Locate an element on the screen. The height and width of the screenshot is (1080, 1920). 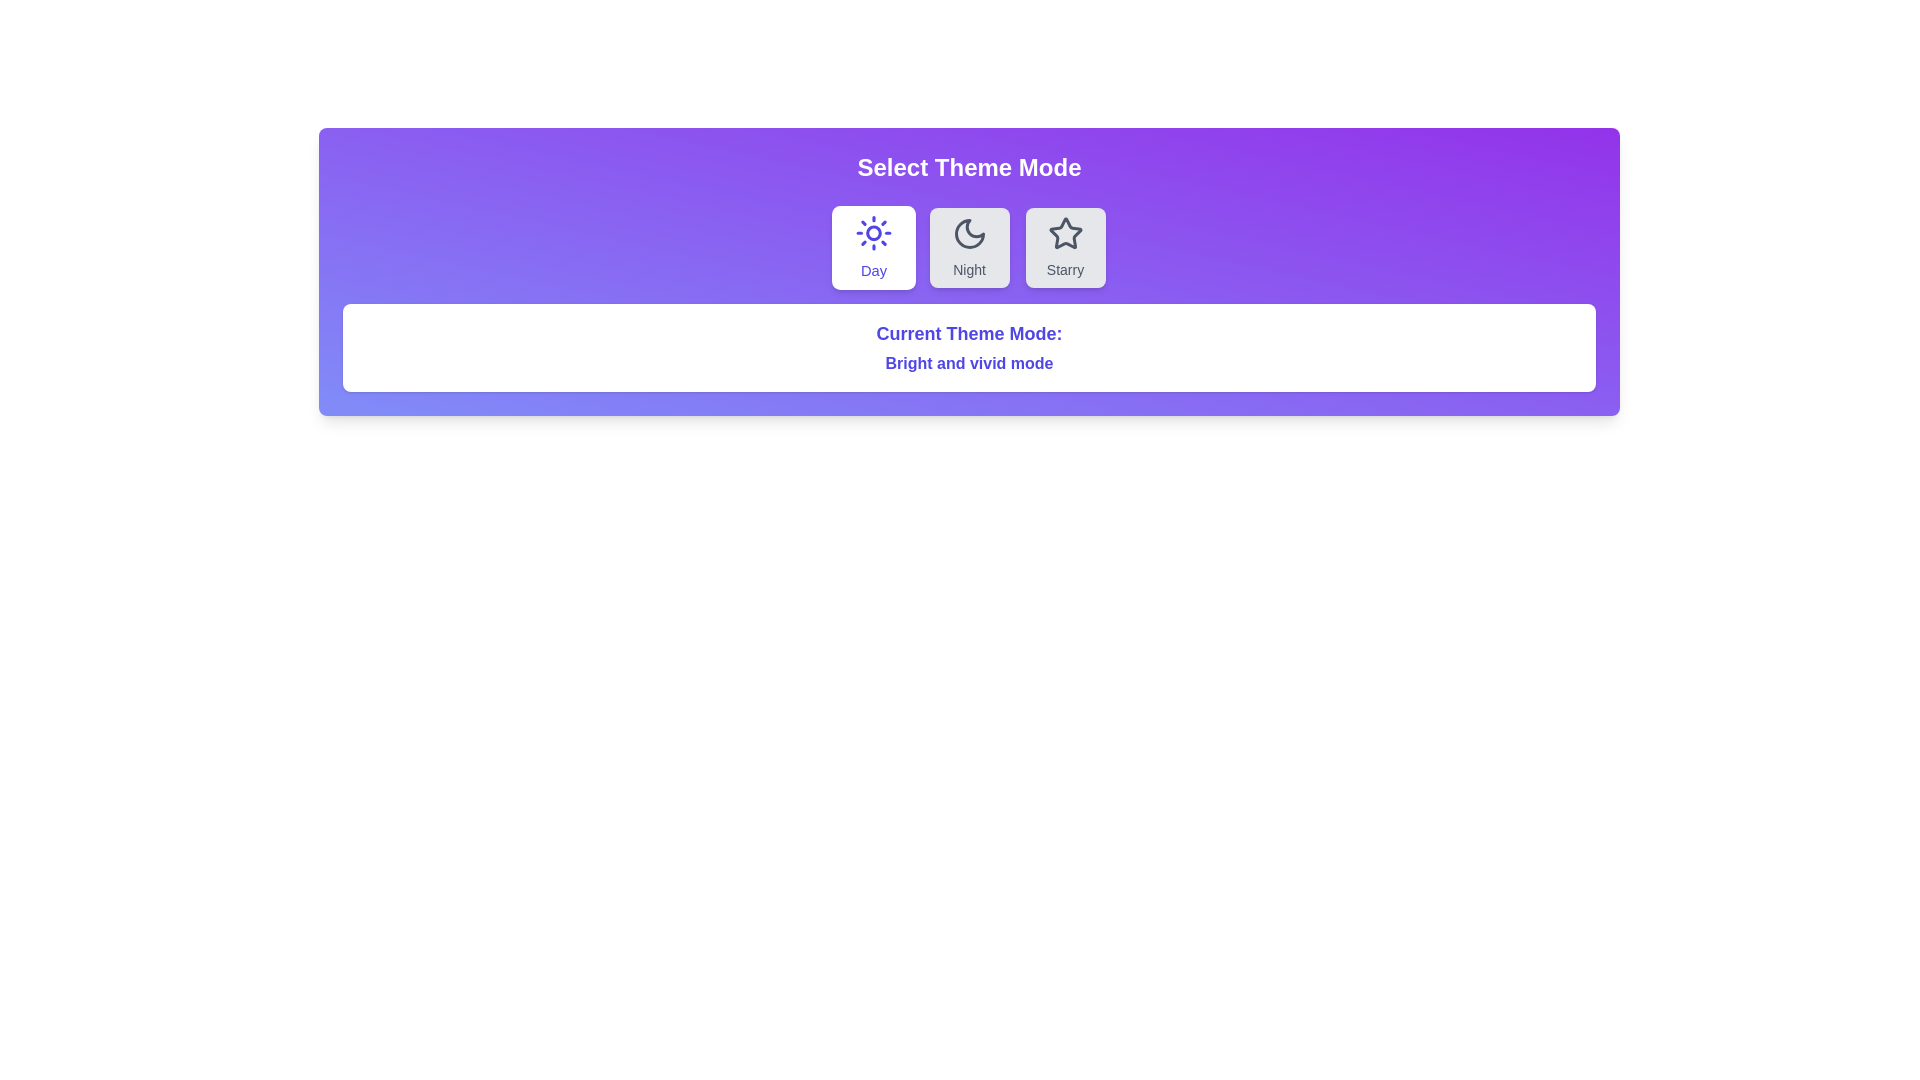
the Night button to observe visual feedback is located at coordinates (969, 246).